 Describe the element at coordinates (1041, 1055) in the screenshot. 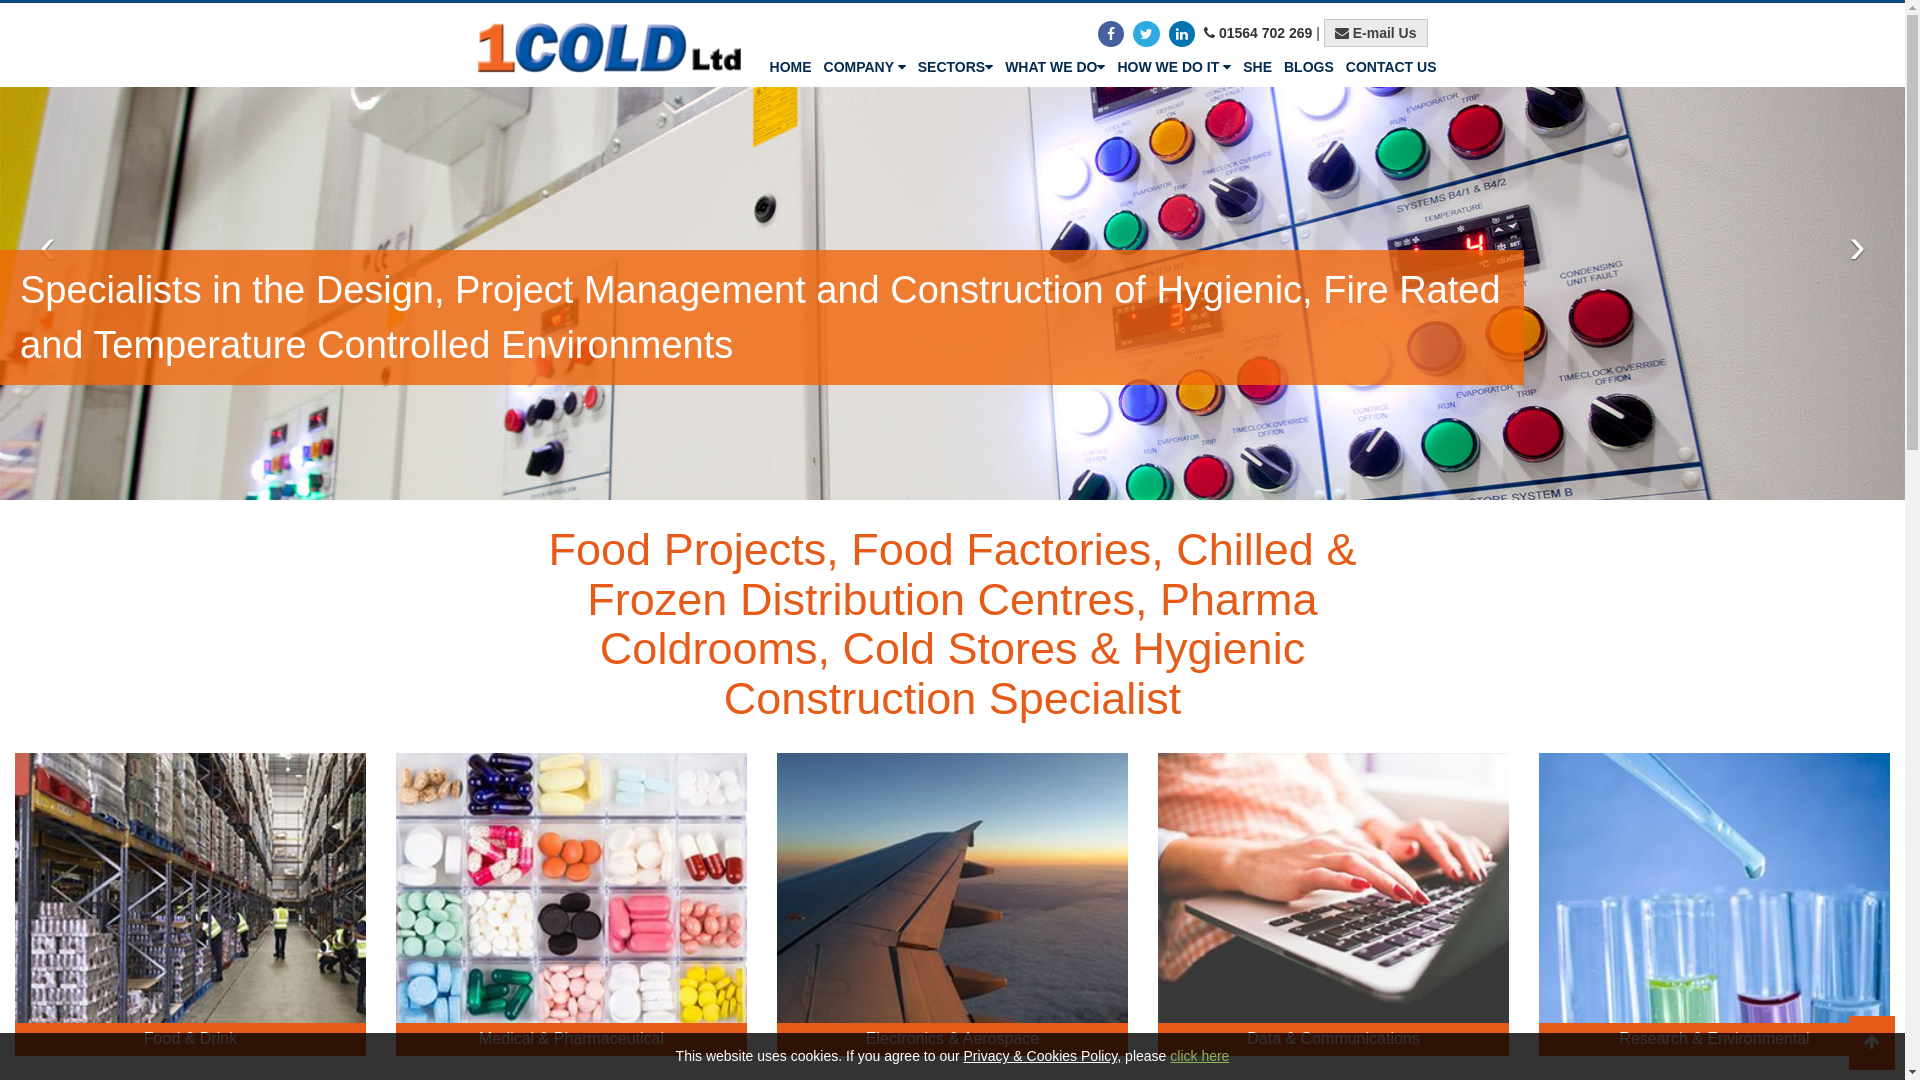

I see `'Privacy & Cookies Policy,'` at that location.